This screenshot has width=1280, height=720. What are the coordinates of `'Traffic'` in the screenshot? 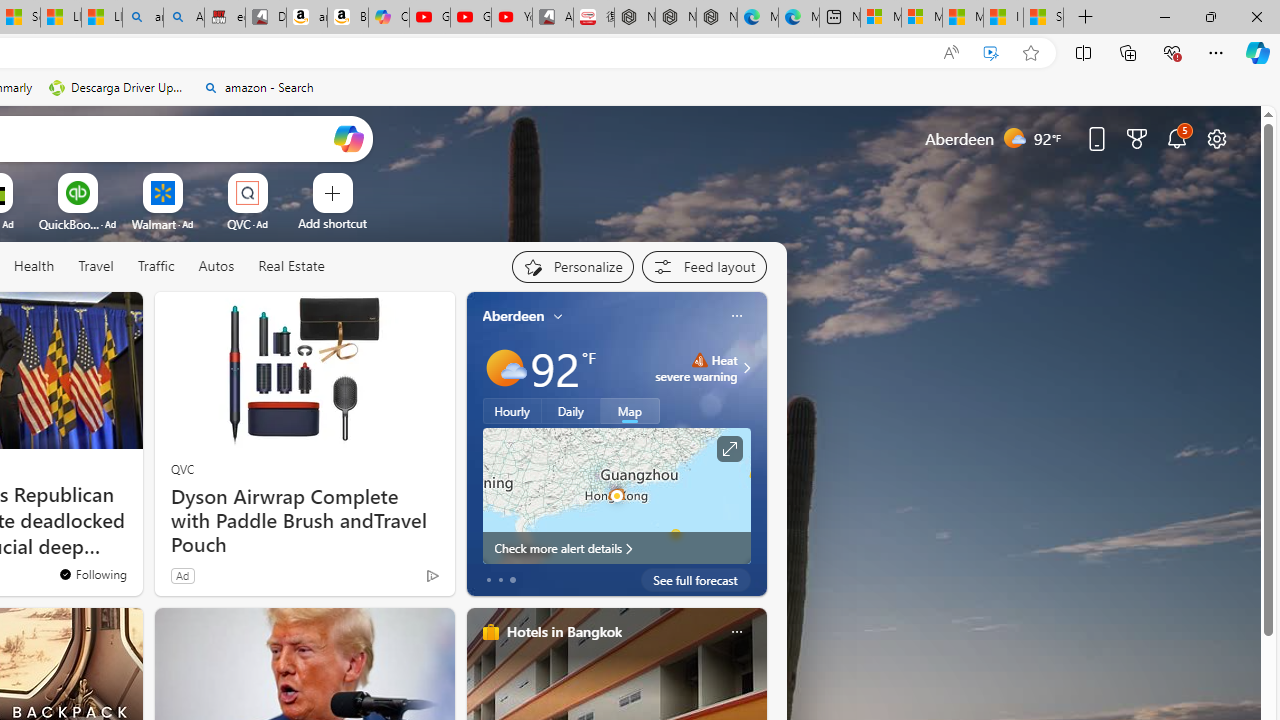 It's located at (155, 266).